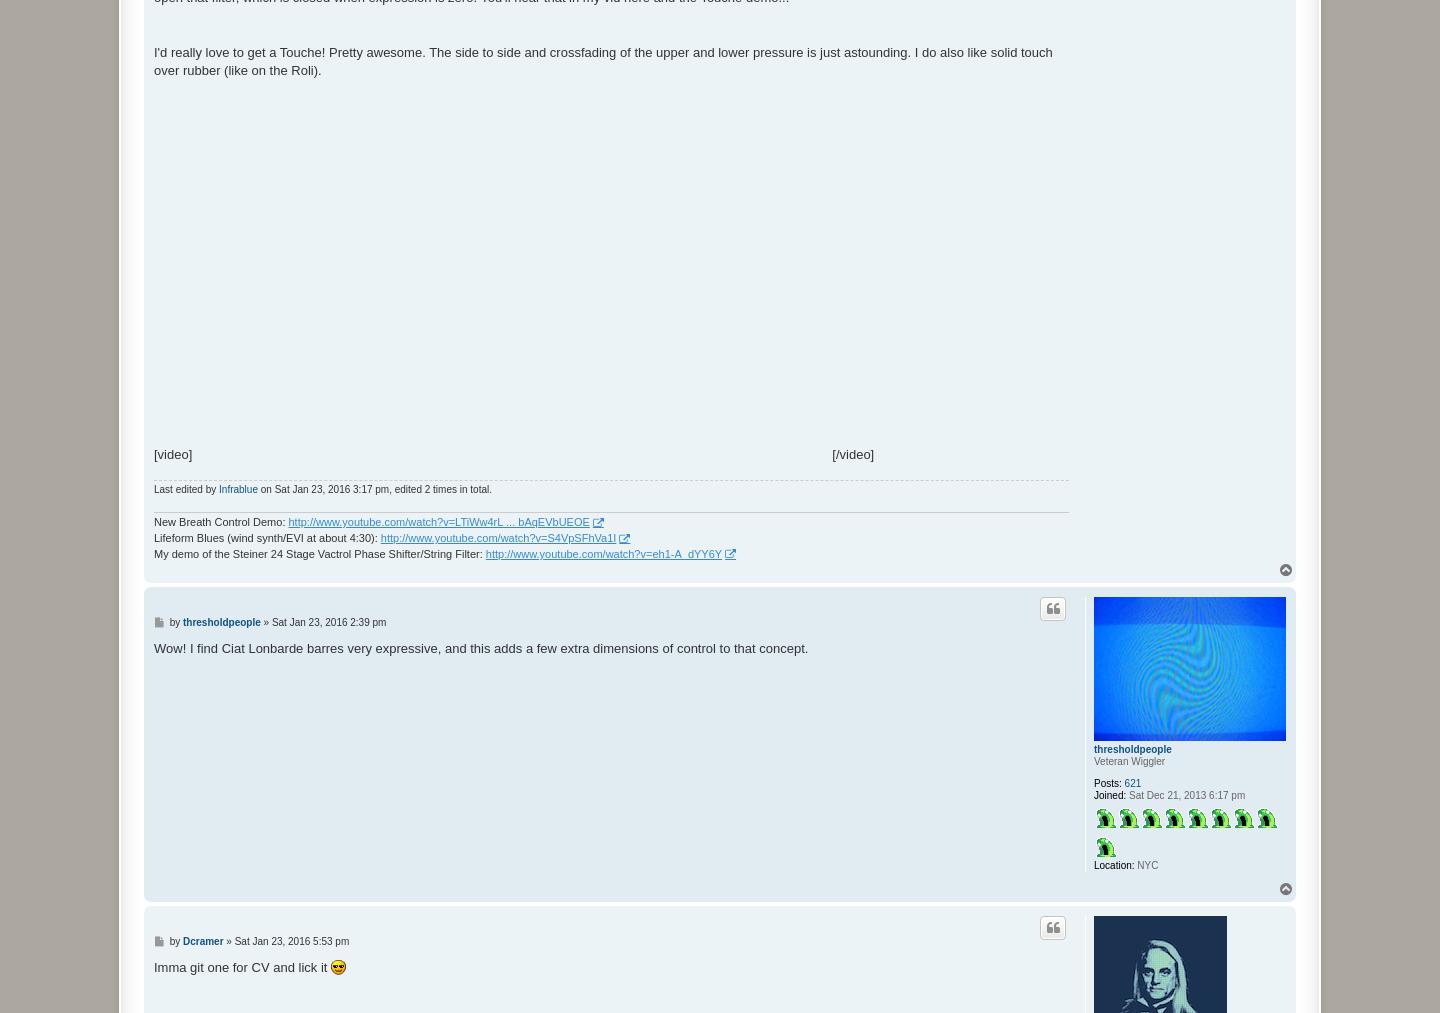 The height and width of the screenshot is (1013, 1440). I want to click on 'Joined:', so click(1108, 794).